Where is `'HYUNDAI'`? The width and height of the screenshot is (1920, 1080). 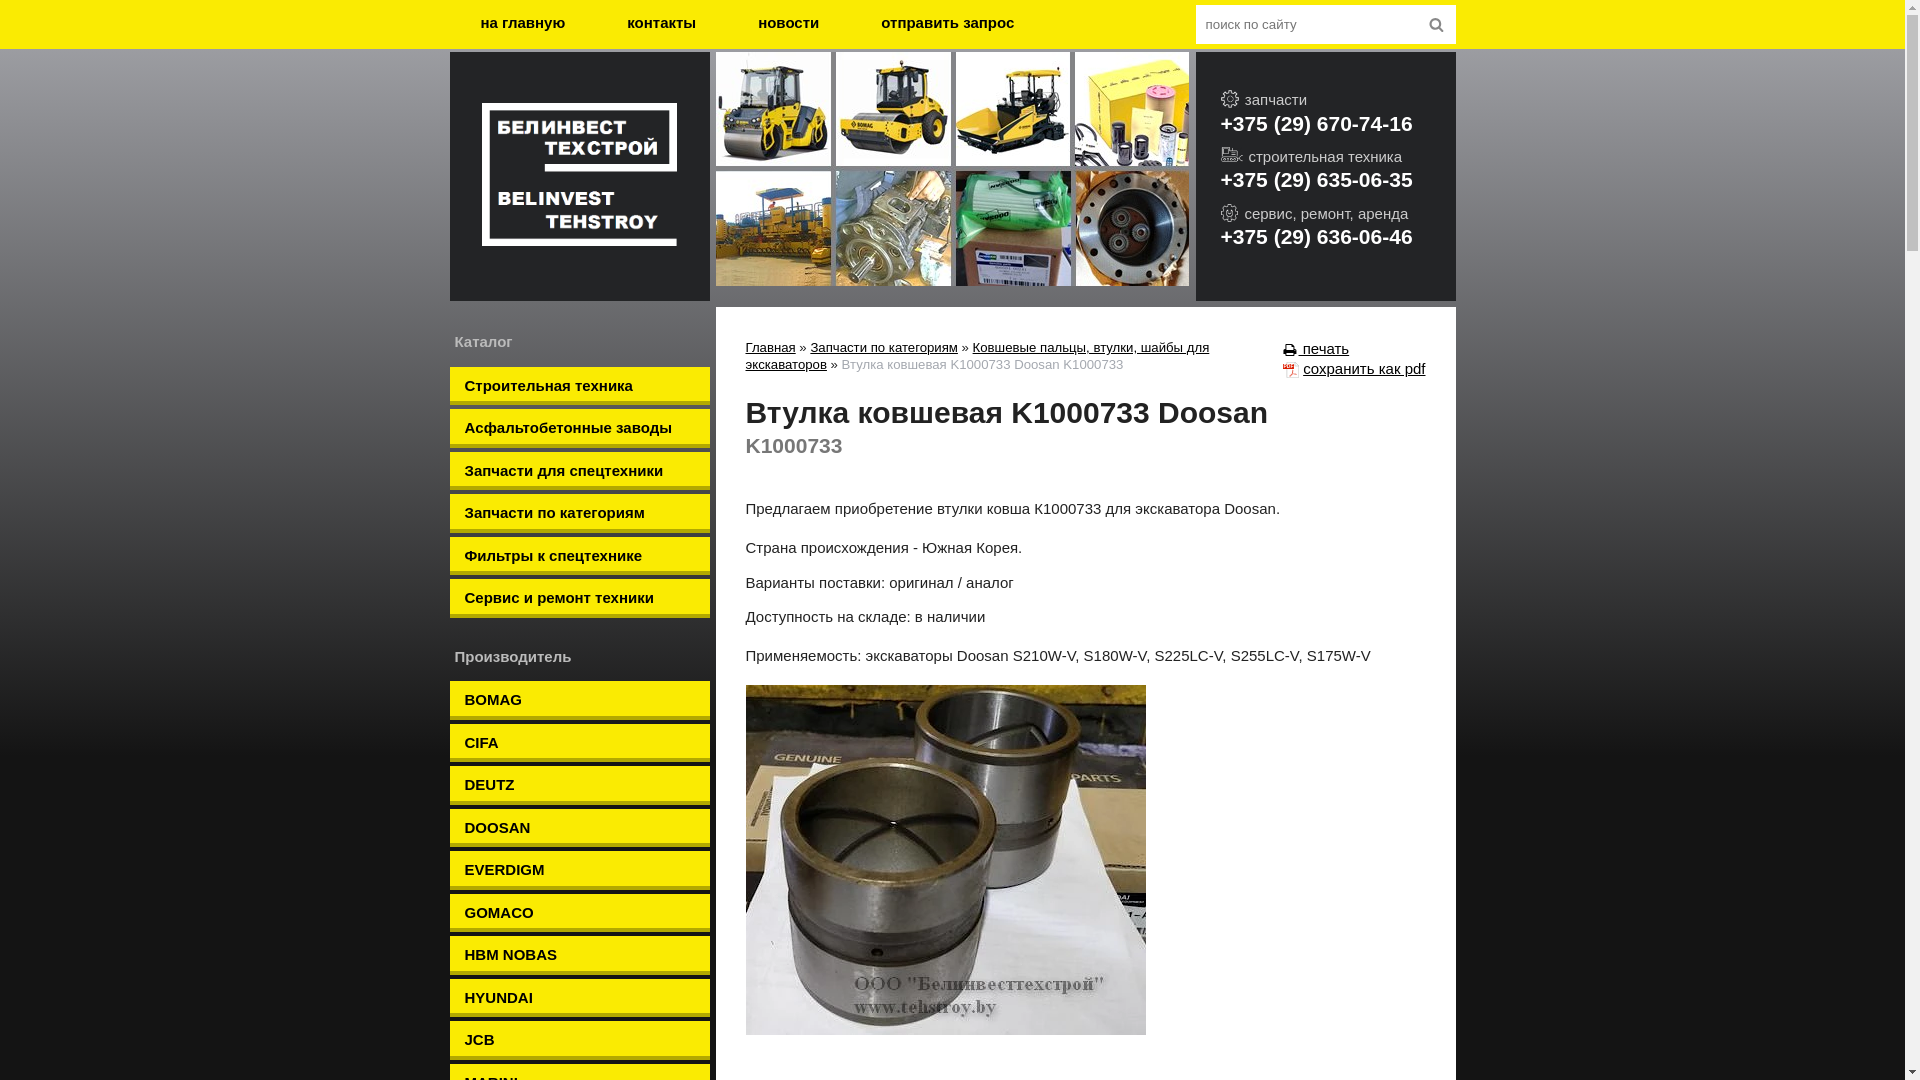 'HYUNDAI' is located at coordinates (449, 997).